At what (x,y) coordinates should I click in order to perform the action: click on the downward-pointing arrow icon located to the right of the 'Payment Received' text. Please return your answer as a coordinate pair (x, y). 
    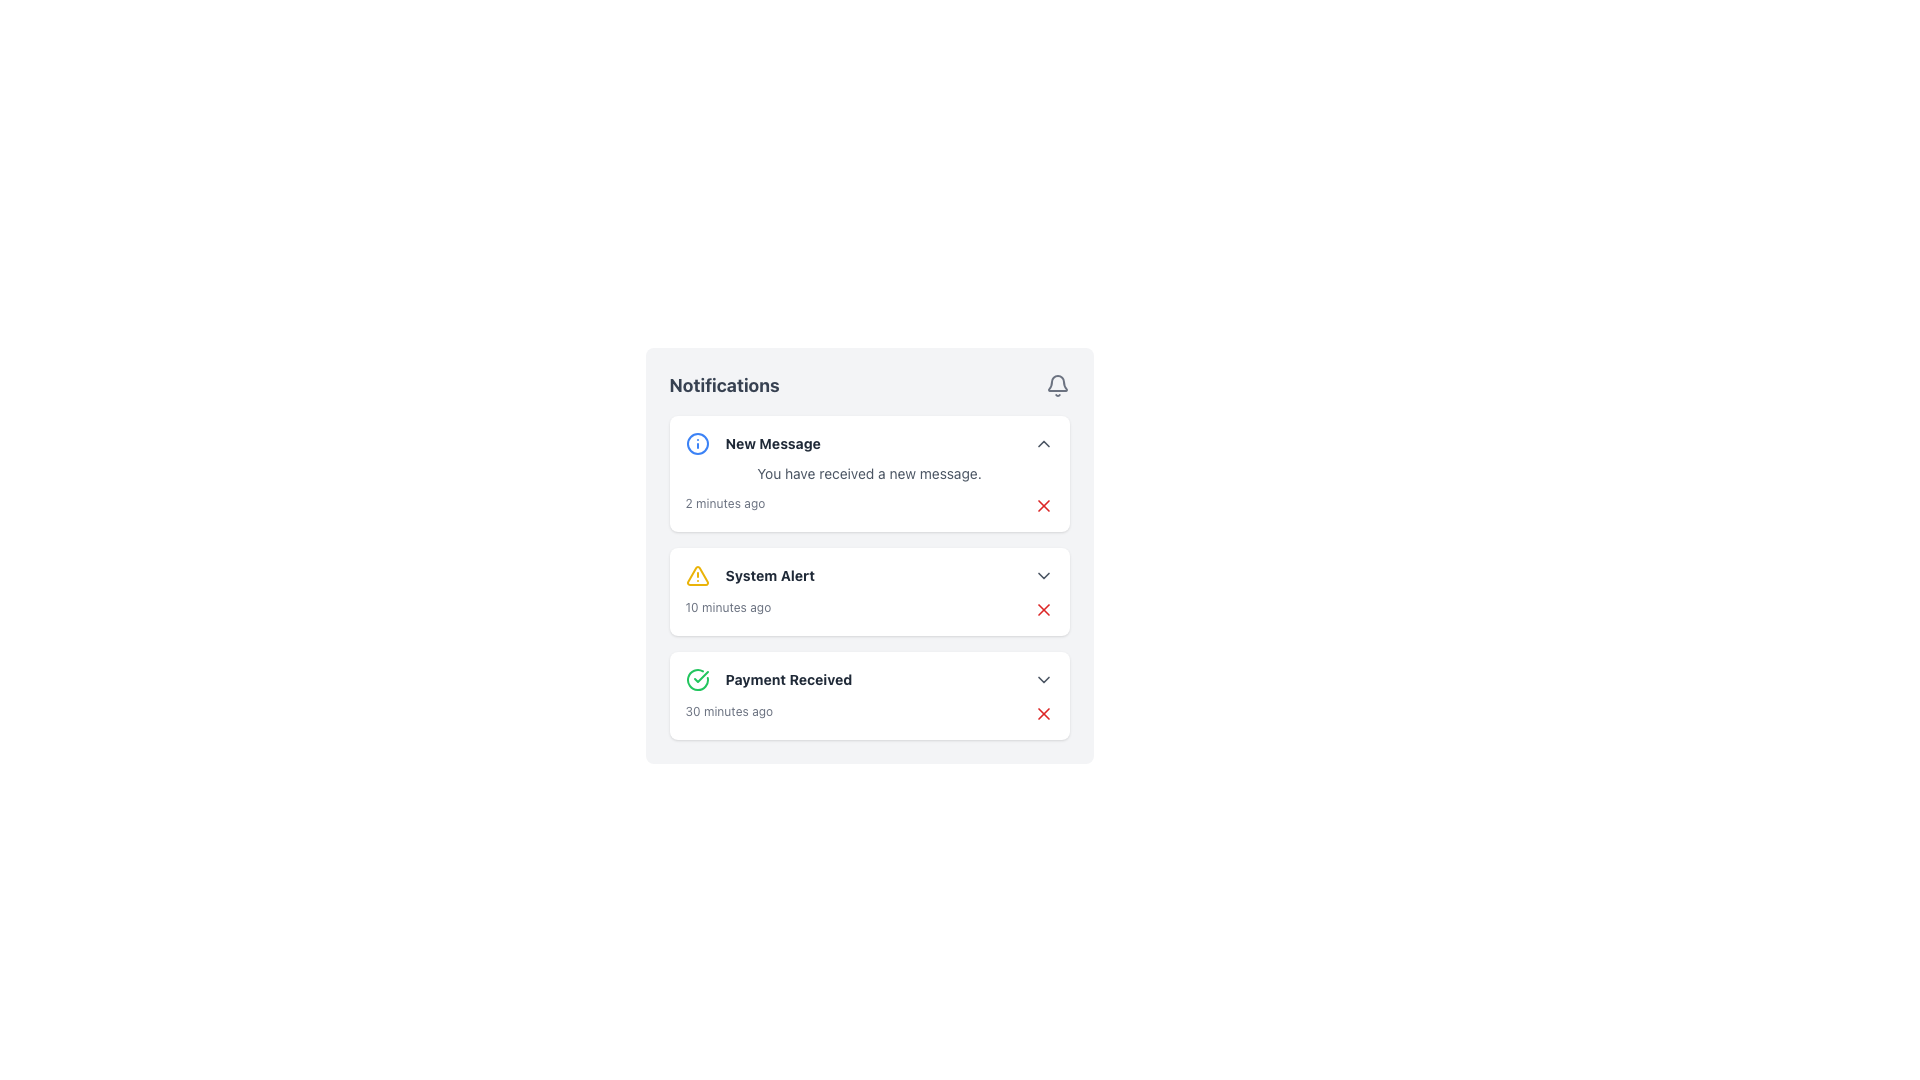
    Looking at the image, I should click on (1042, 678).